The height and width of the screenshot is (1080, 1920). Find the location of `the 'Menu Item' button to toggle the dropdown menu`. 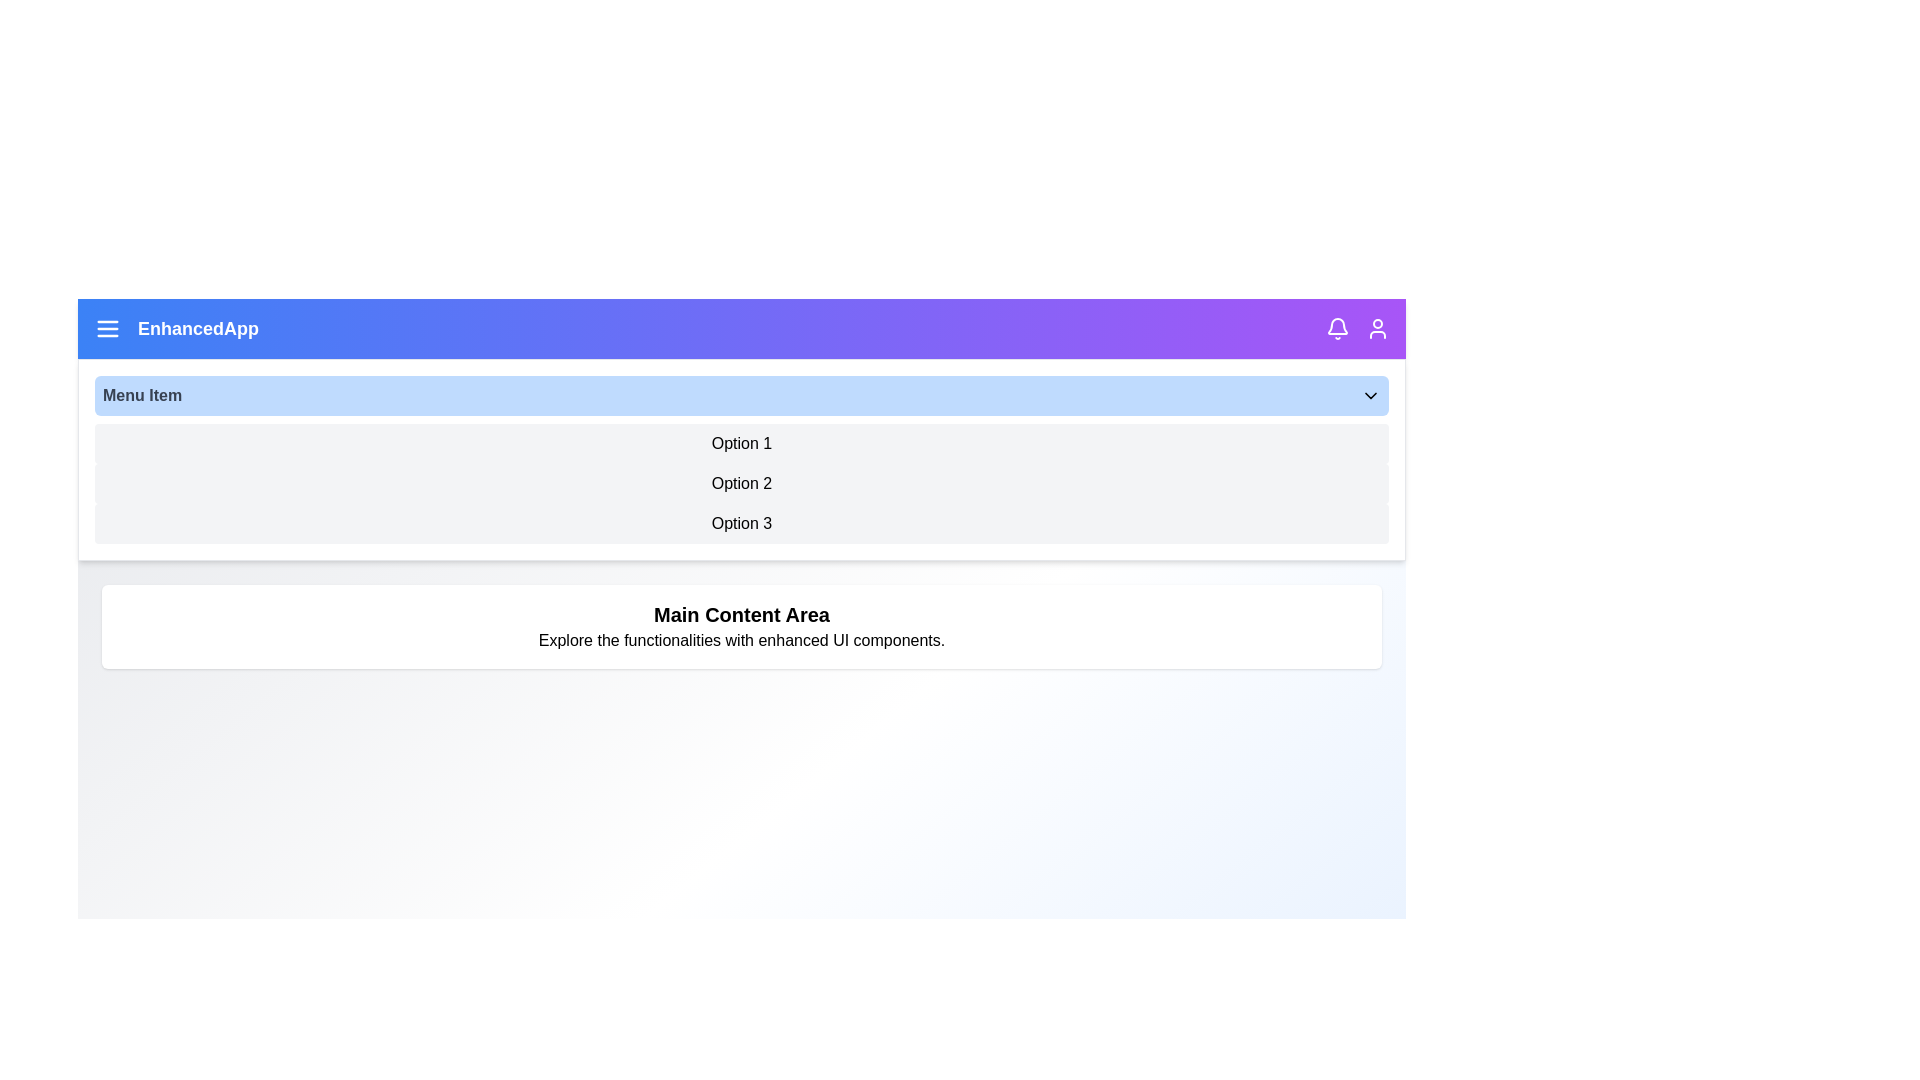

the 'Menu Item' button to toggle the dropdown menu is located at coordinates (741, 396).